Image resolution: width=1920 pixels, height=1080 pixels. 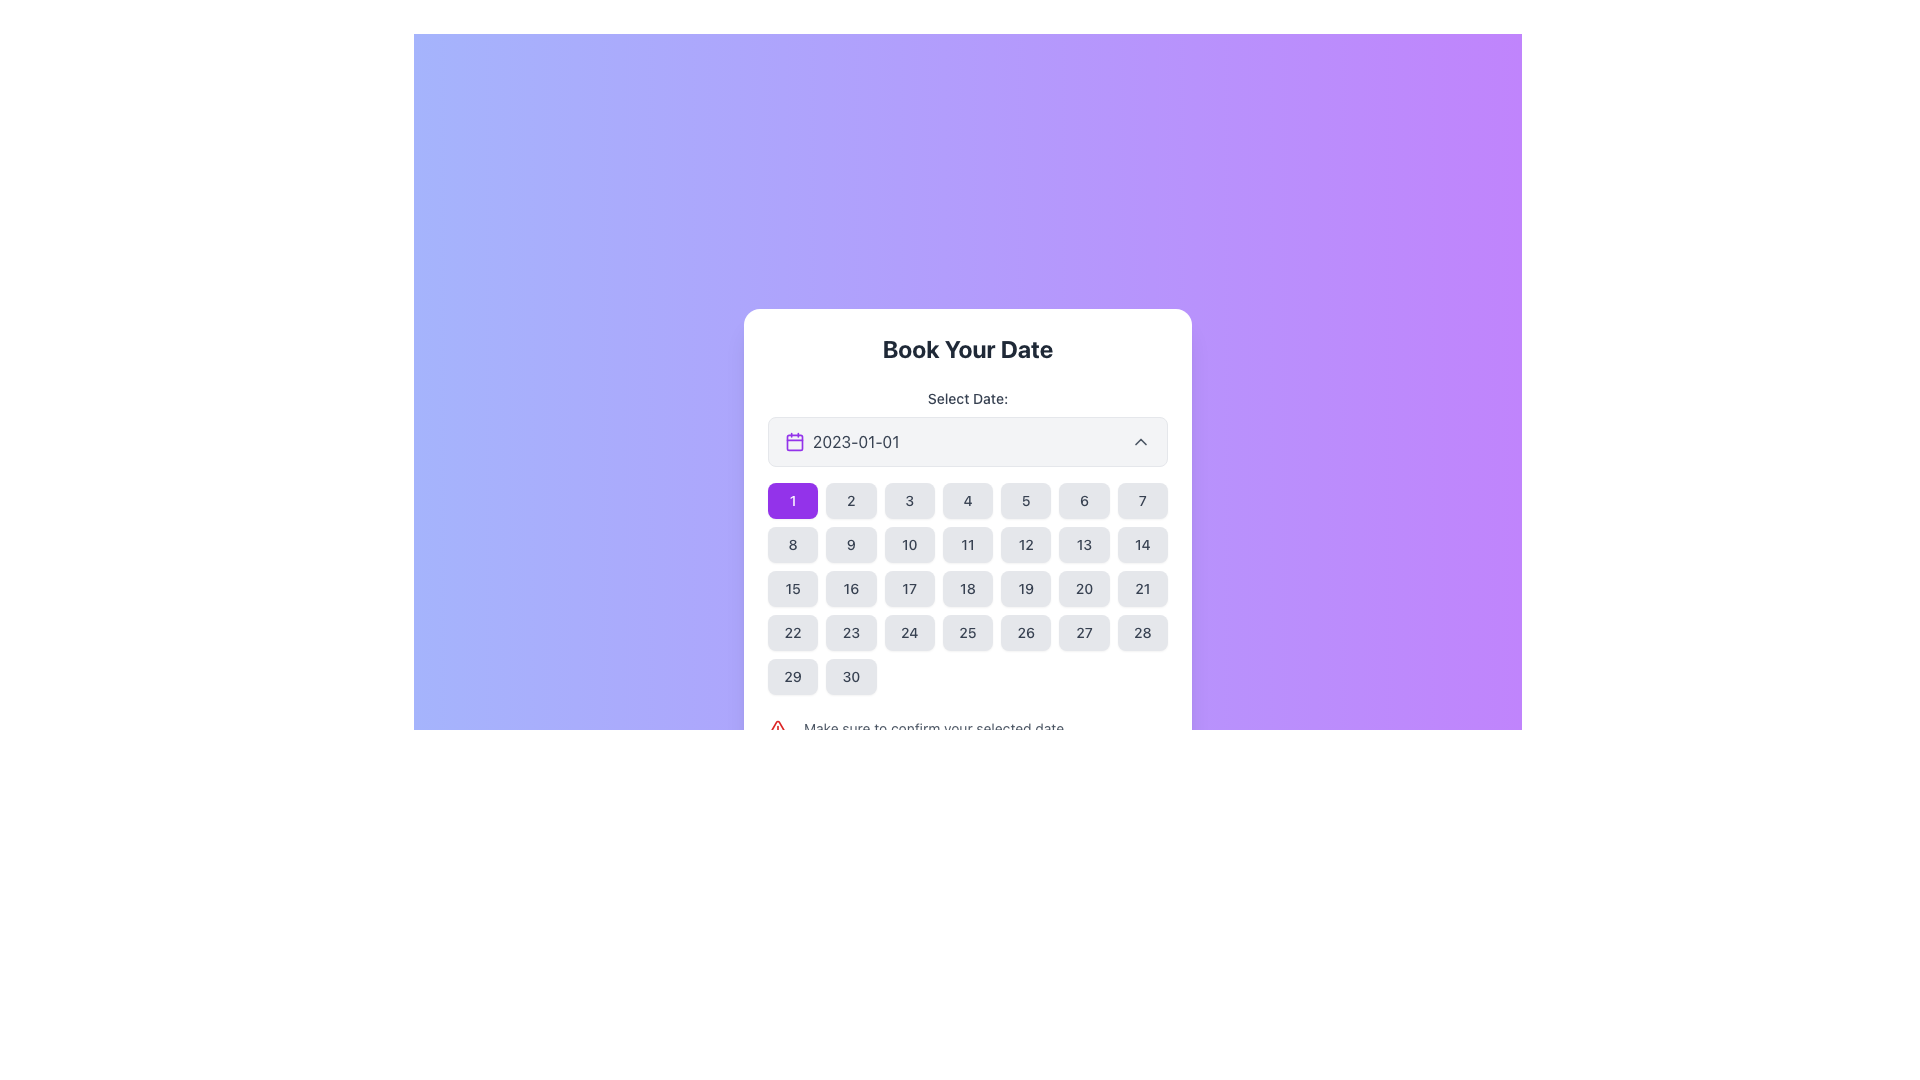 I want to click on the square button with rounded corners containing the bold '19' text, so click(x=1026, y=588).